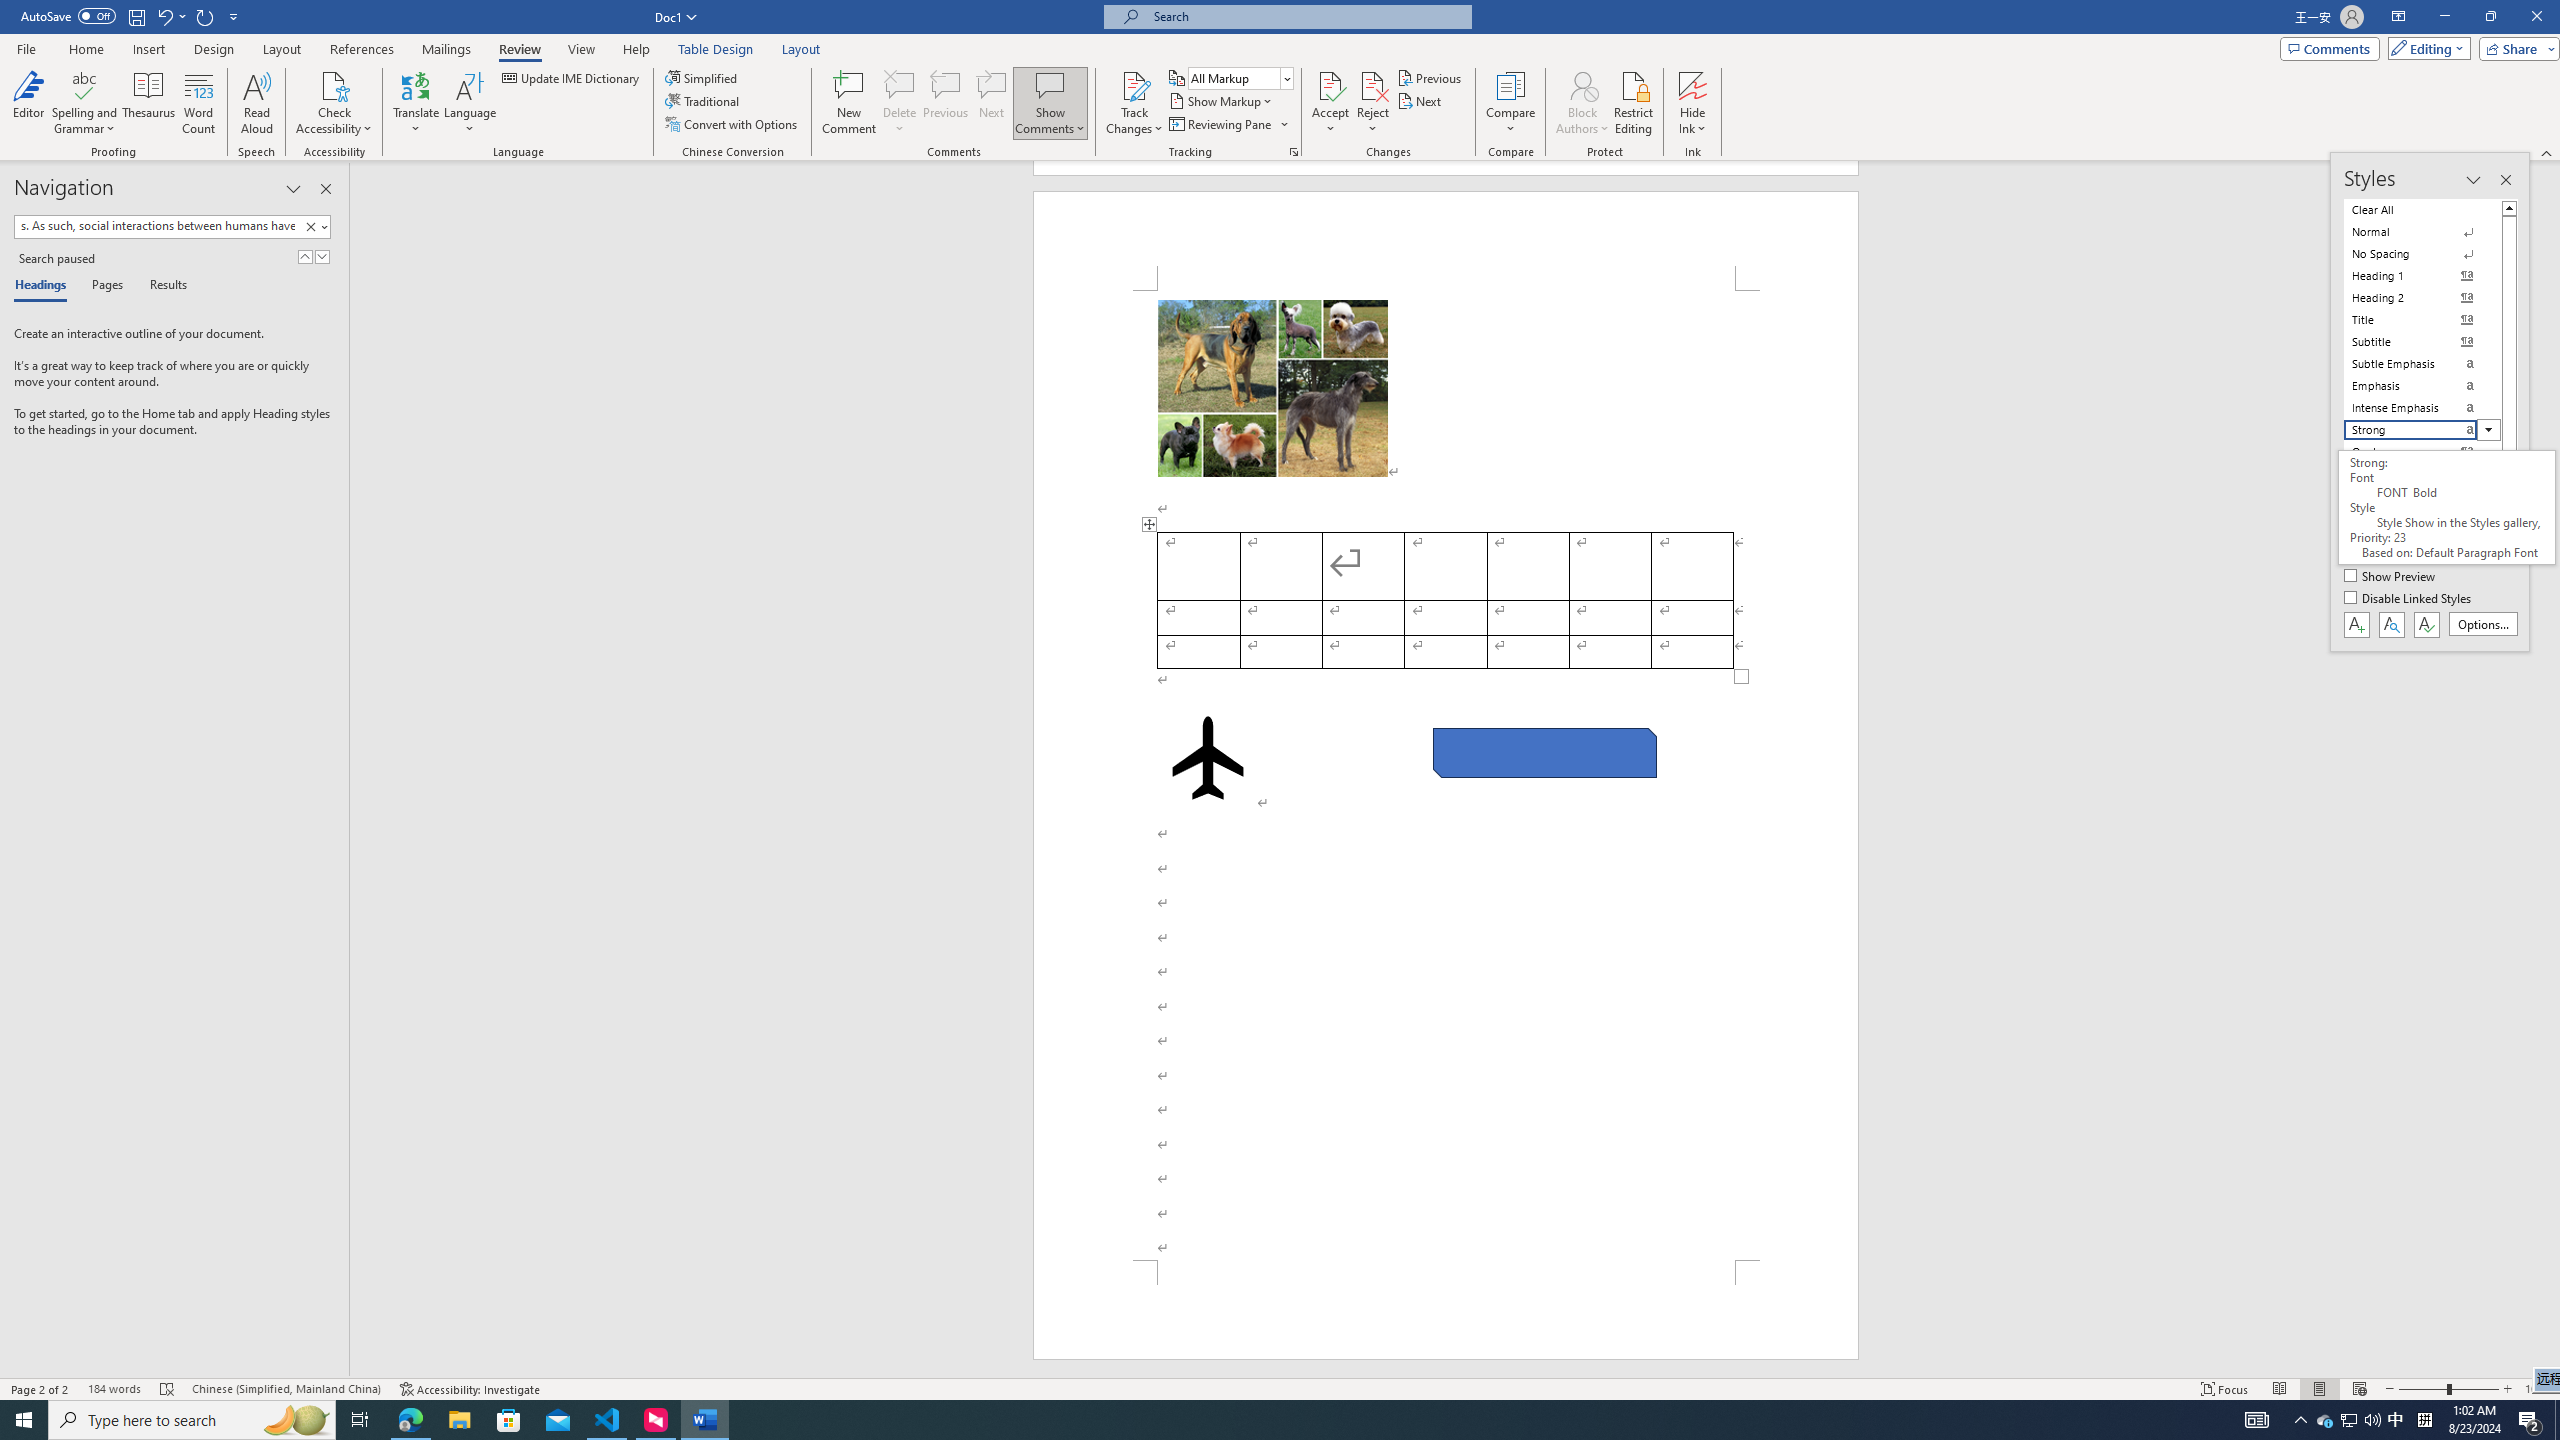 This screenshot has width=2560, height=1440. What do you see at coordinates (470, 103) in the screenshot?
I see `'Language'` at bounding box center [470, 103].